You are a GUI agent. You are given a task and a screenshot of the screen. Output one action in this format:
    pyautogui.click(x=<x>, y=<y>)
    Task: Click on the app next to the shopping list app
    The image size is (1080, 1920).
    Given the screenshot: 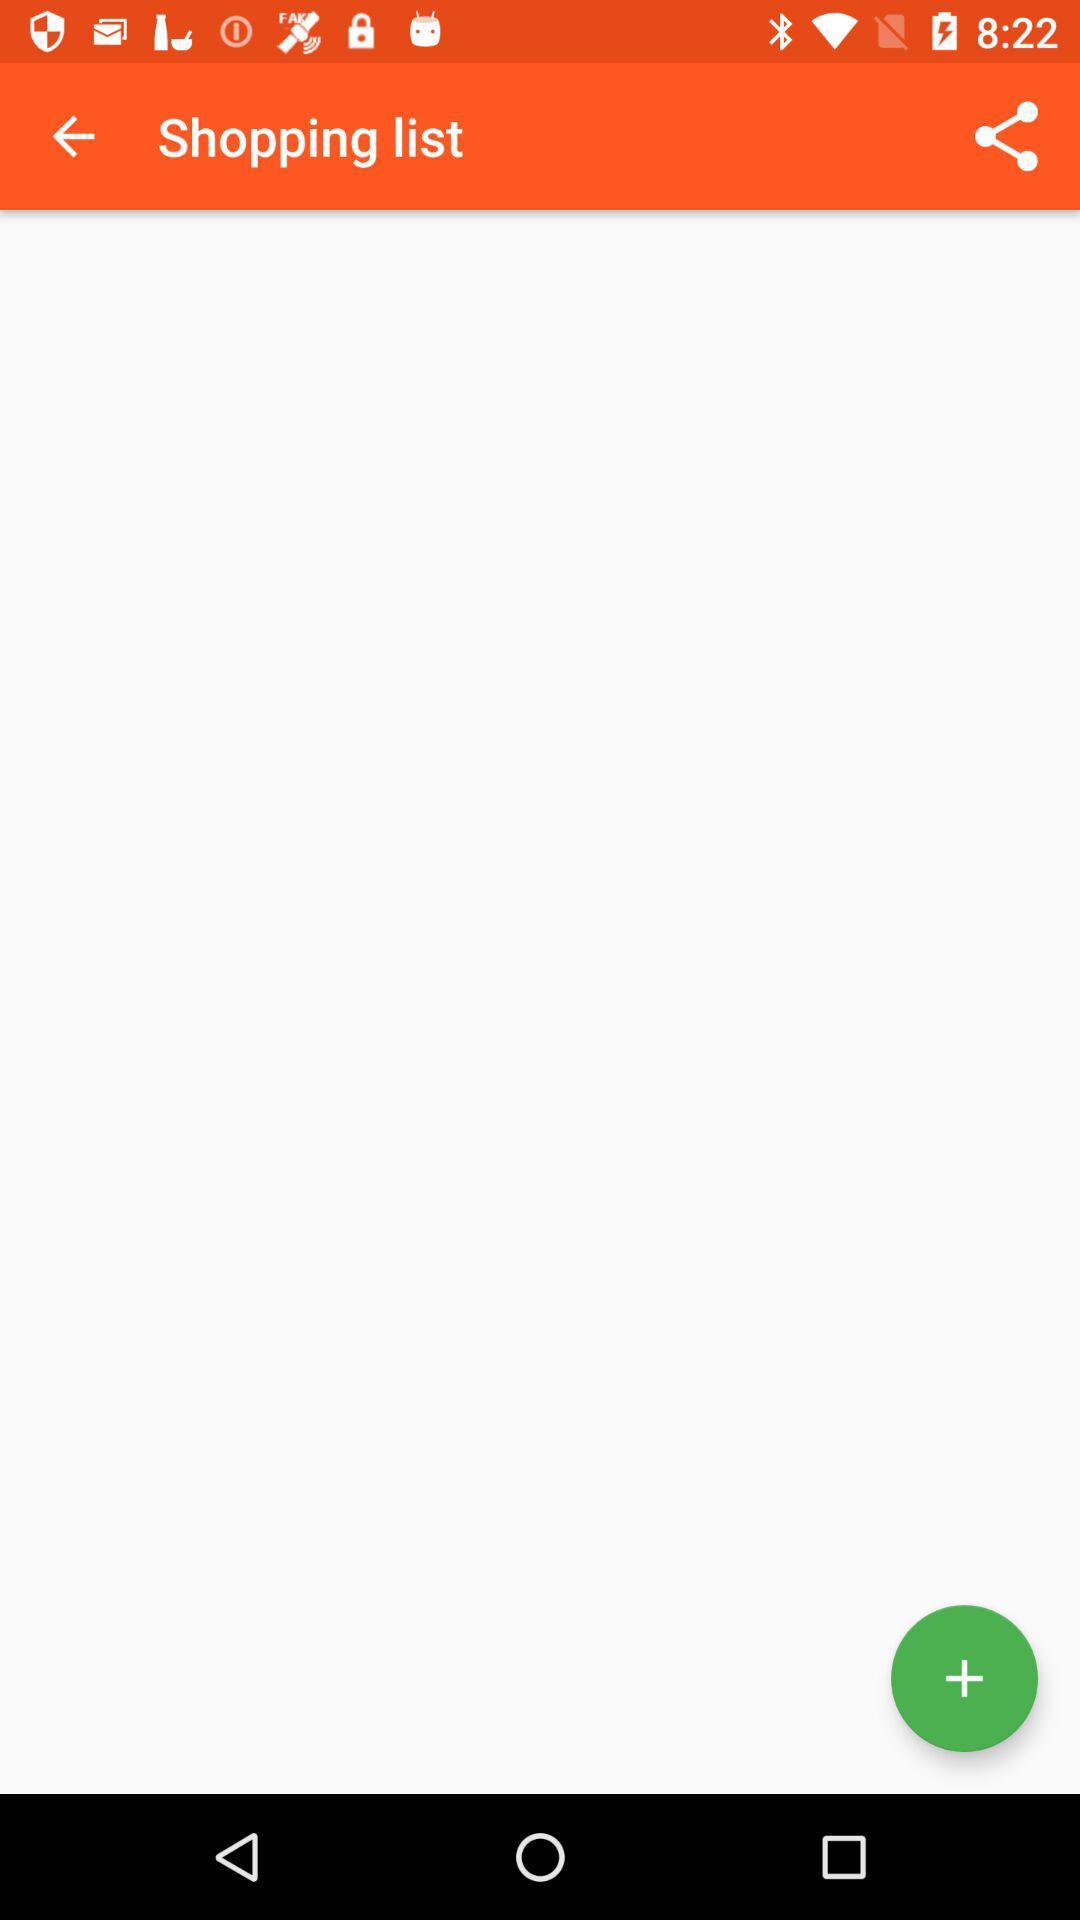 What is the action you would take?
    pyautogui.click(x=1006, y=135)
    